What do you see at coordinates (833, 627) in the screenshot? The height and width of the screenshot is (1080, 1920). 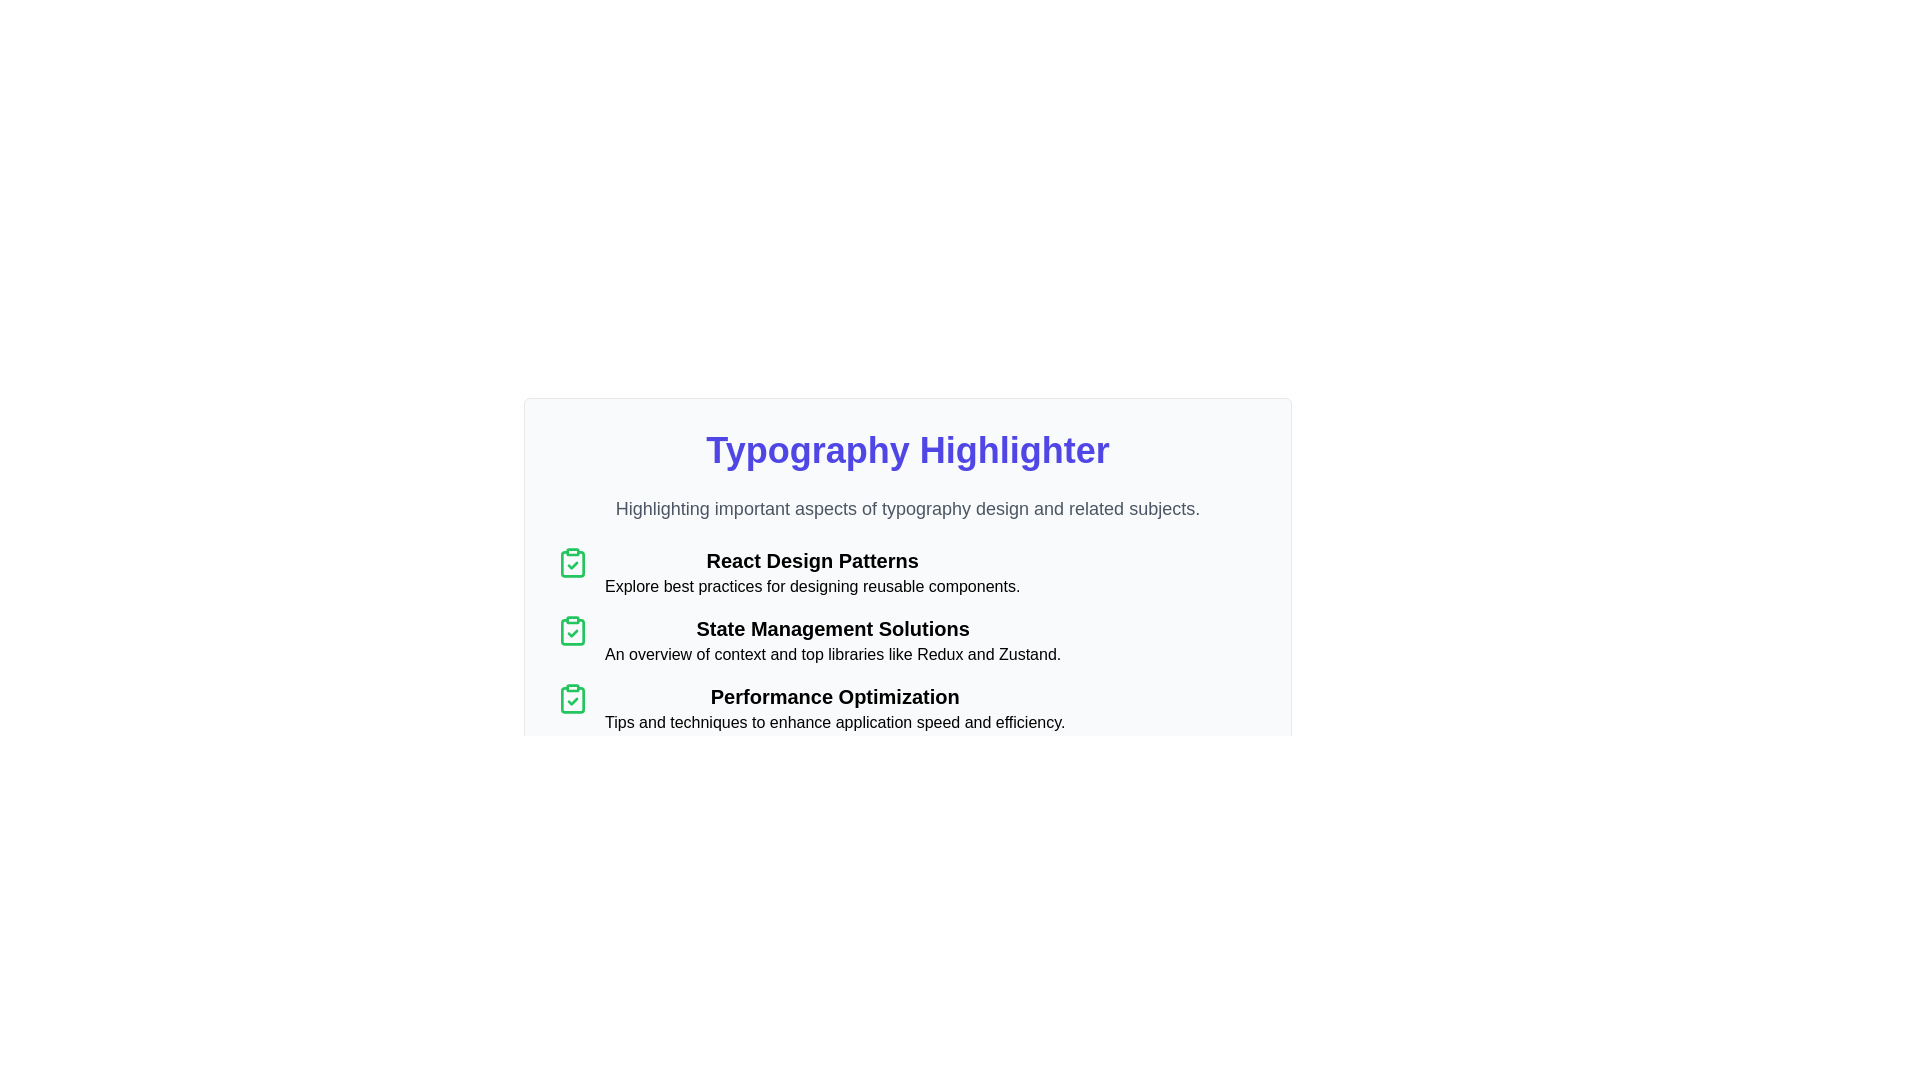 I see `the heading 'State Management Solutions'` at bounding box center [833, 627].